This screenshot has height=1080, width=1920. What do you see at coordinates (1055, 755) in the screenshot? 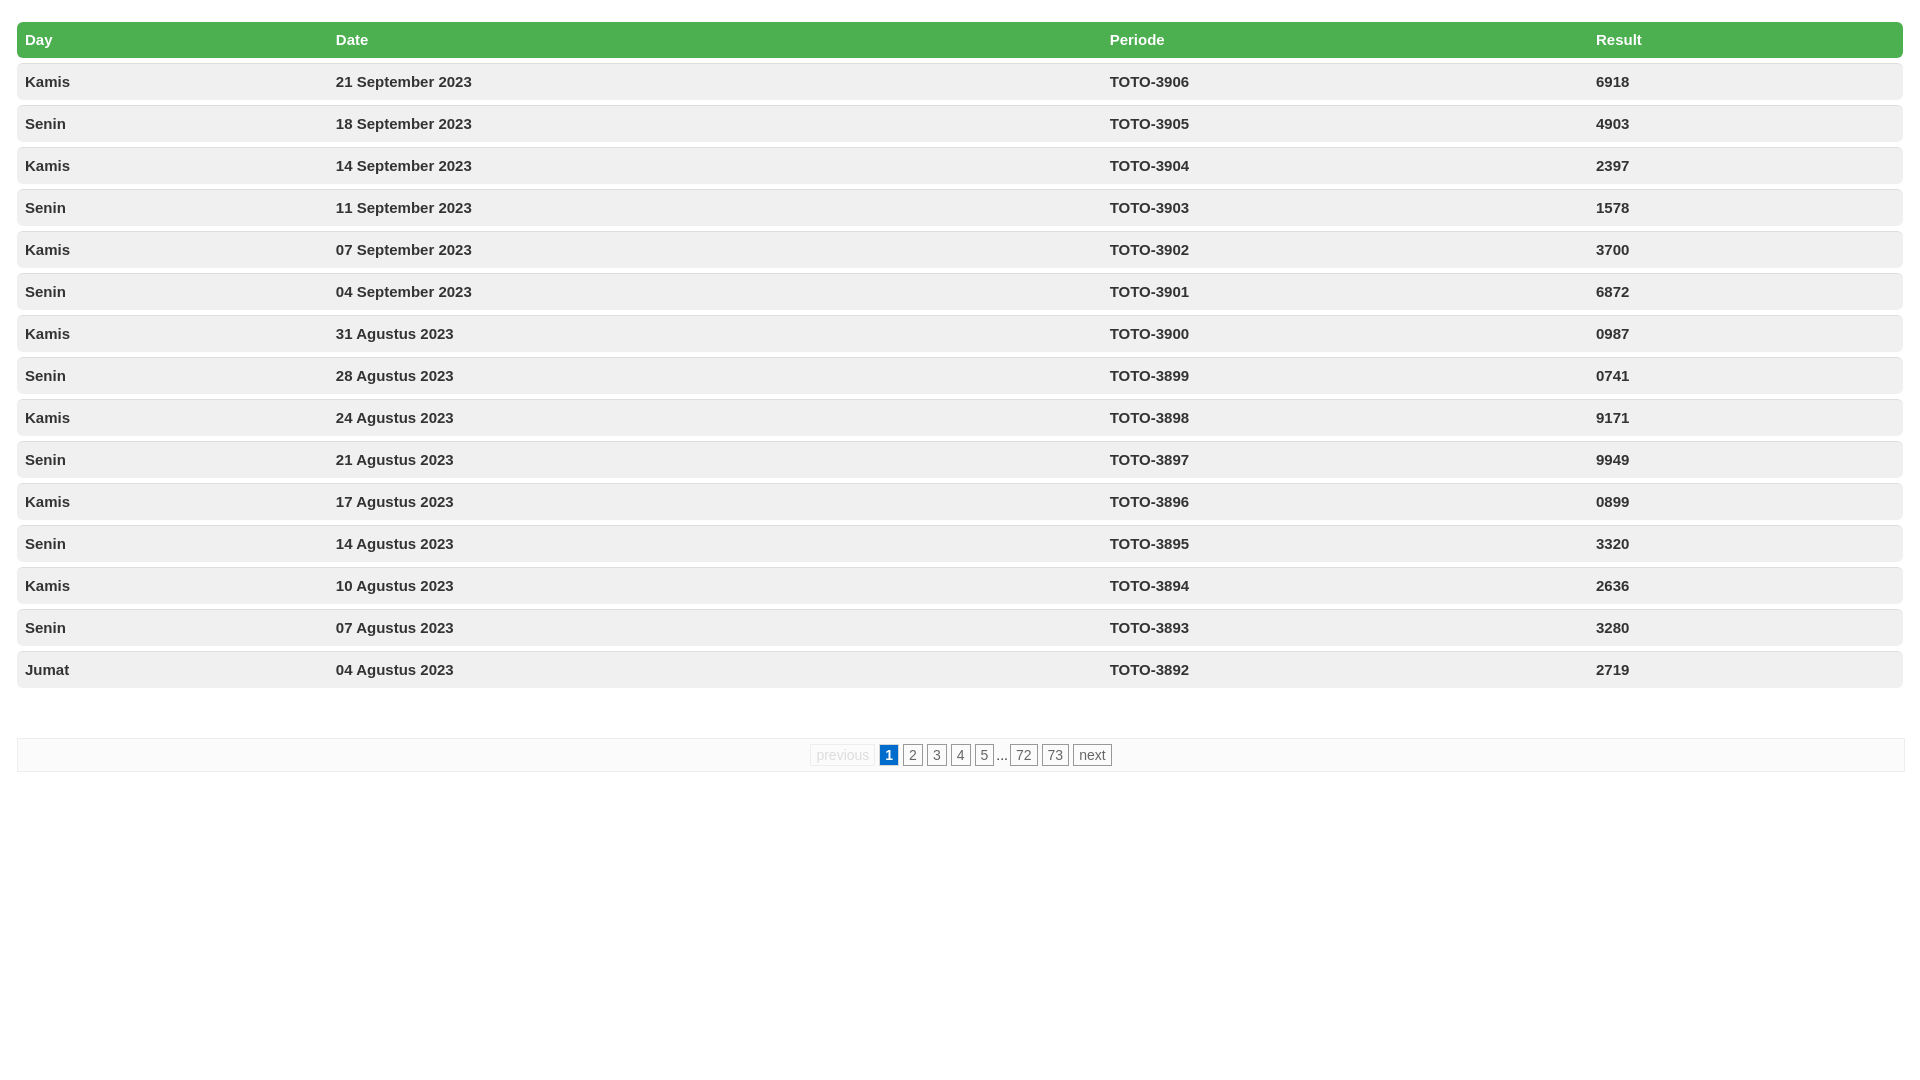
I see `'73'` at bounding box center [1055, 755].